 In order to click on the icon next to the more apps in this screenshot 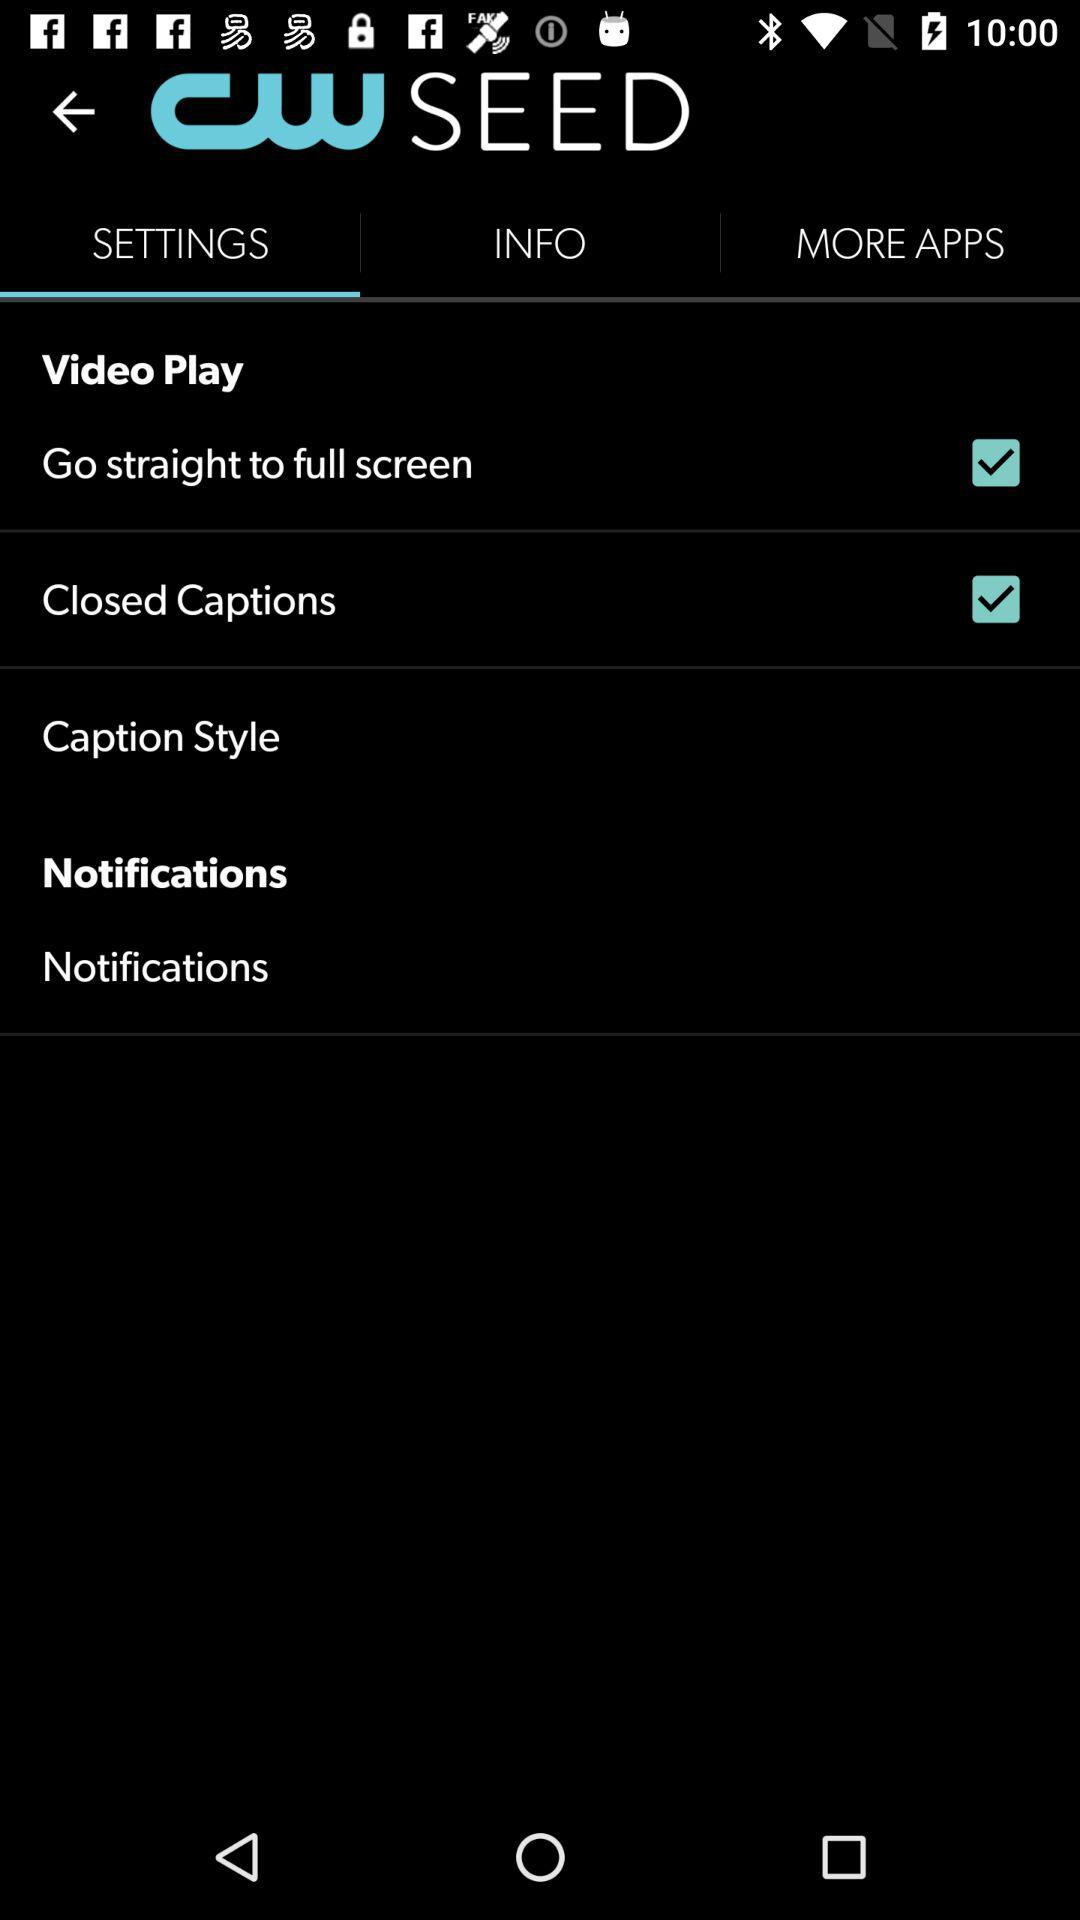, I will do `click(540, 242)`.